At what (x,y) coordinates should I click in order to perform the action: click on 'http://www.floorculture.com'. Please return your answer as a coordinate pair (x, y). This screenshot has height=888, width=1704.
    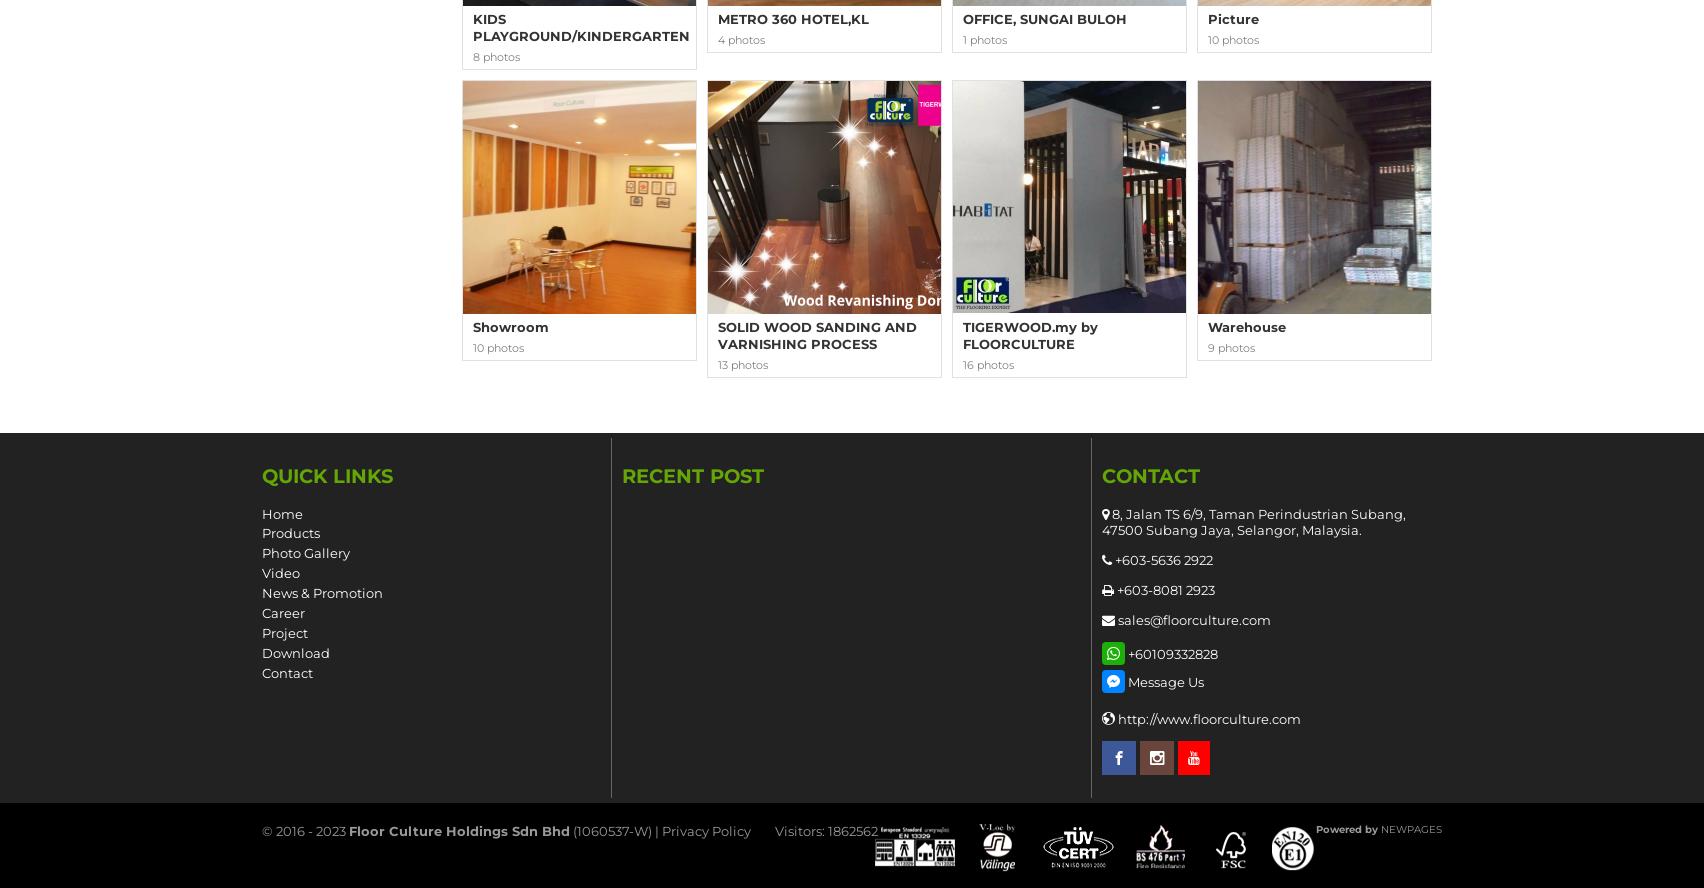
    Looking at the image, I should click on (1116, 719).